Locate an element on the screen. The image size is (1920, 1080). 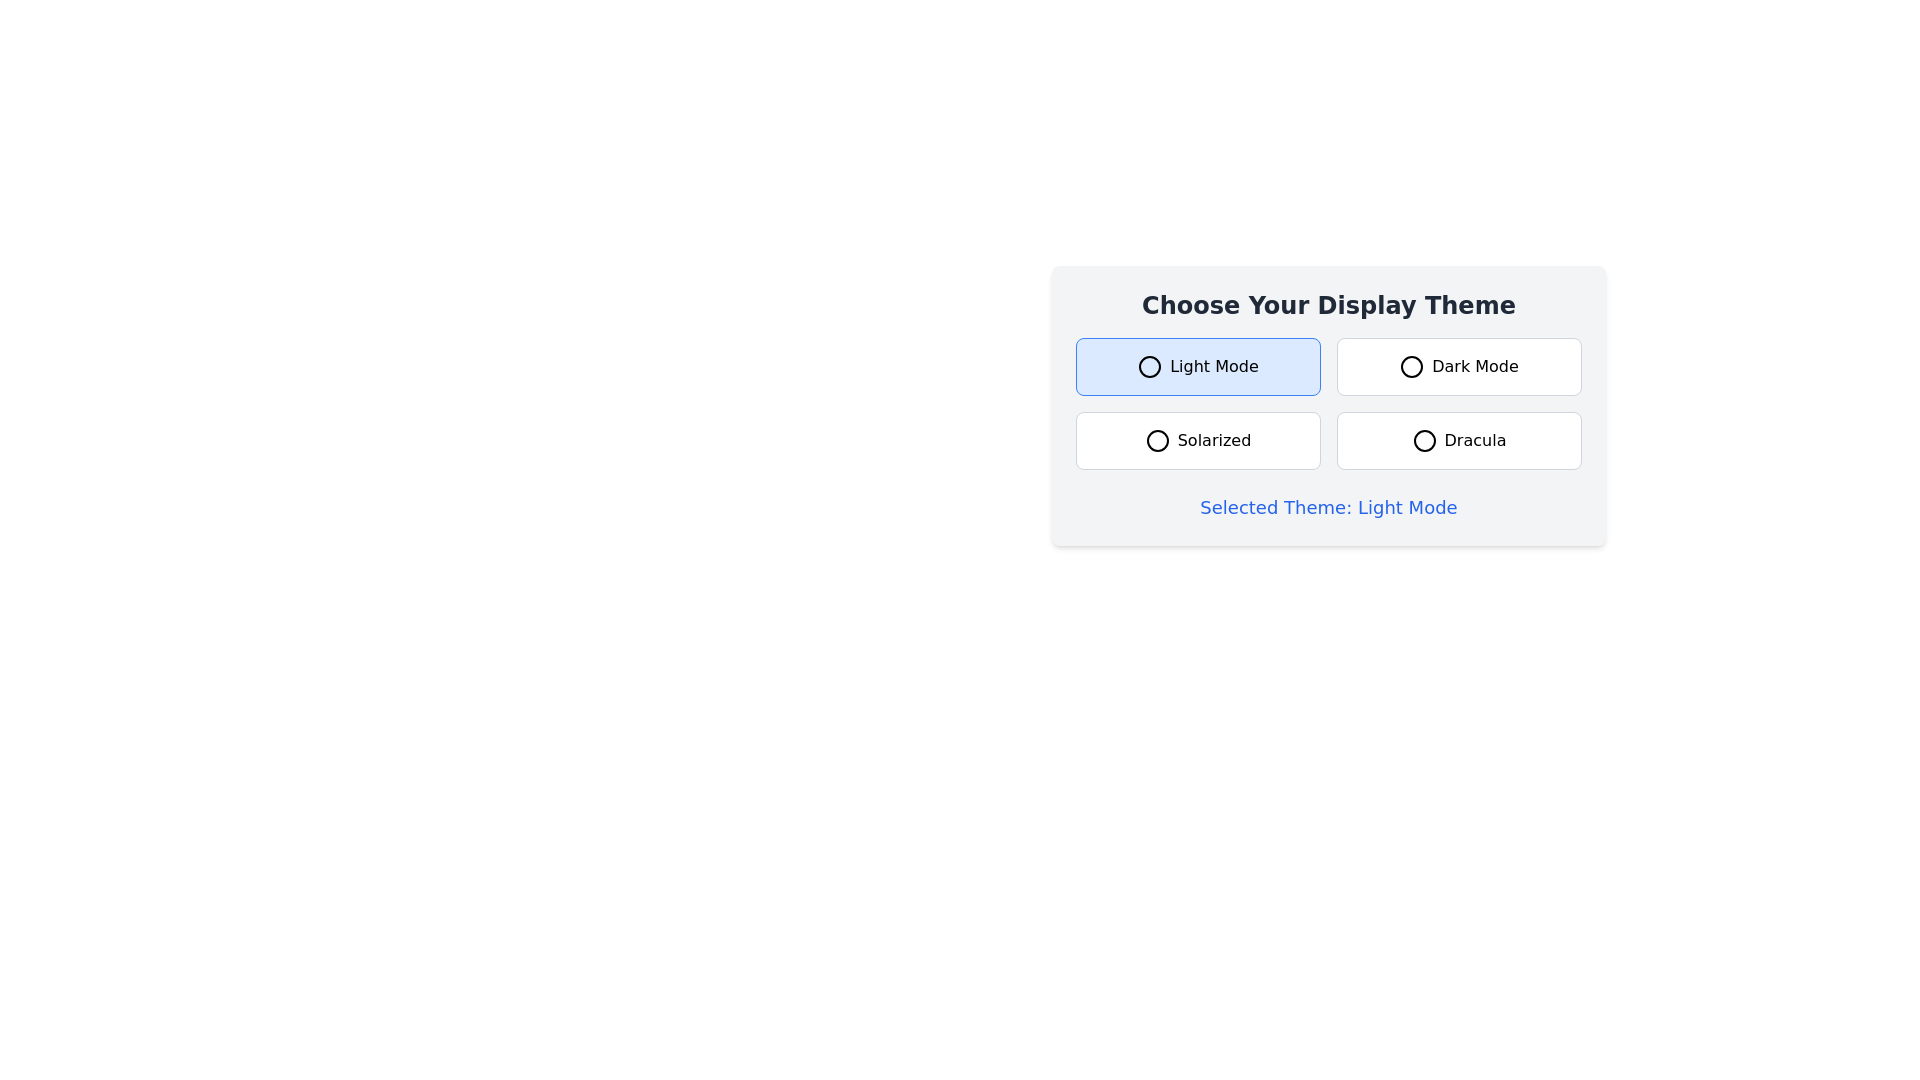
the visual indicator that shows the 'Light Mode' theme is currently selected is located at coordinates (1150, 366).